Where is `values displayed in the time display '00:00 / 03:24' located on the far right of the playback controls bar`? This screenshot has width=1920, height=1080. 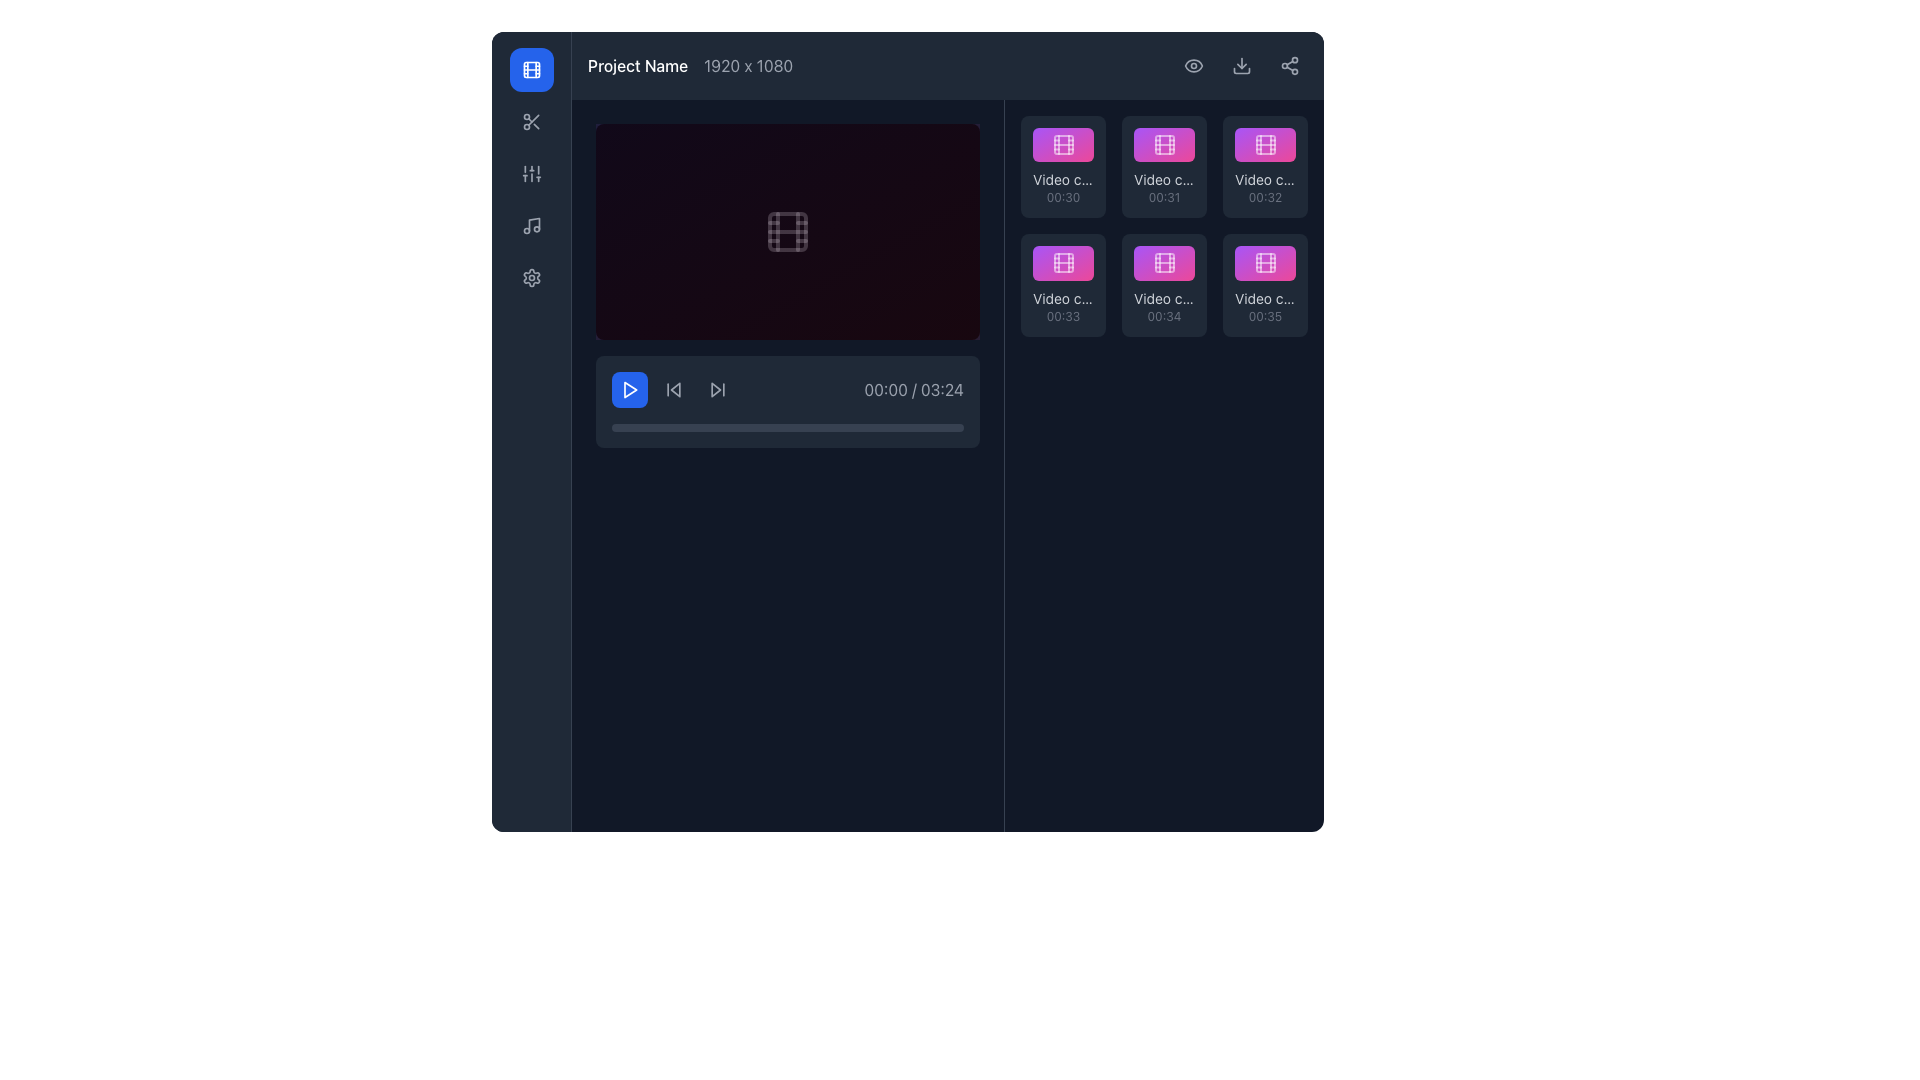 values displayed in the time display '00:00 / 03:24' located on the far right of the playback controls bar is located at coordinates (786, 389).